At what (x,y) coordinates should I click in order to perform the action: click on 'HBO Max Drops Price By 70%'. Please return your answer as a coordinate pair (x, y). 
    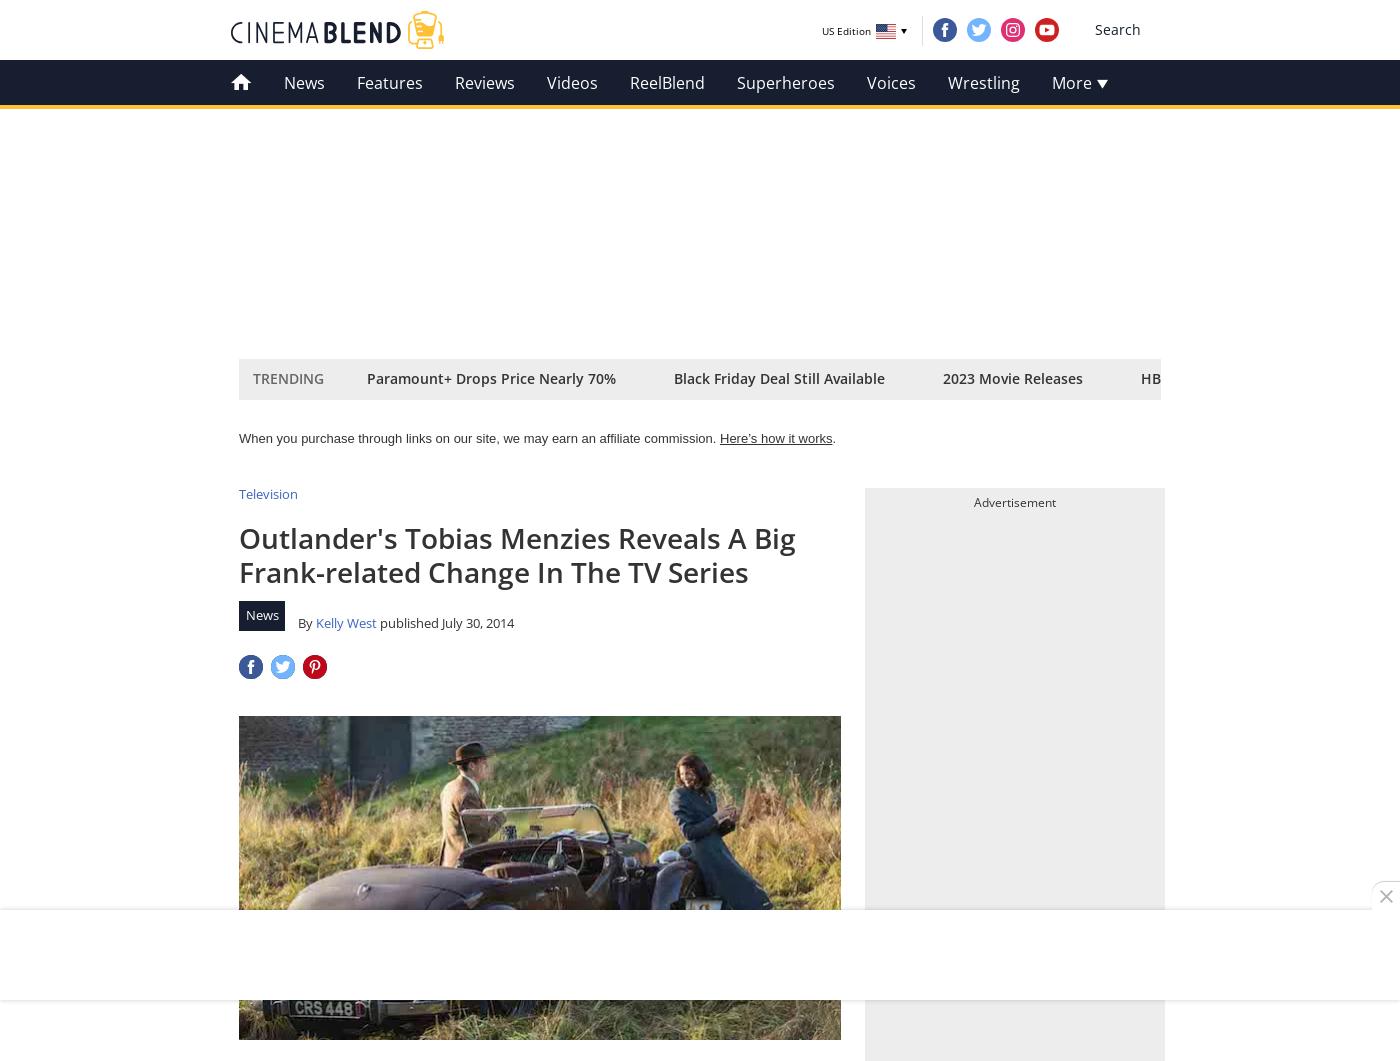
    Looking at the image, I should click on (1141, 378).